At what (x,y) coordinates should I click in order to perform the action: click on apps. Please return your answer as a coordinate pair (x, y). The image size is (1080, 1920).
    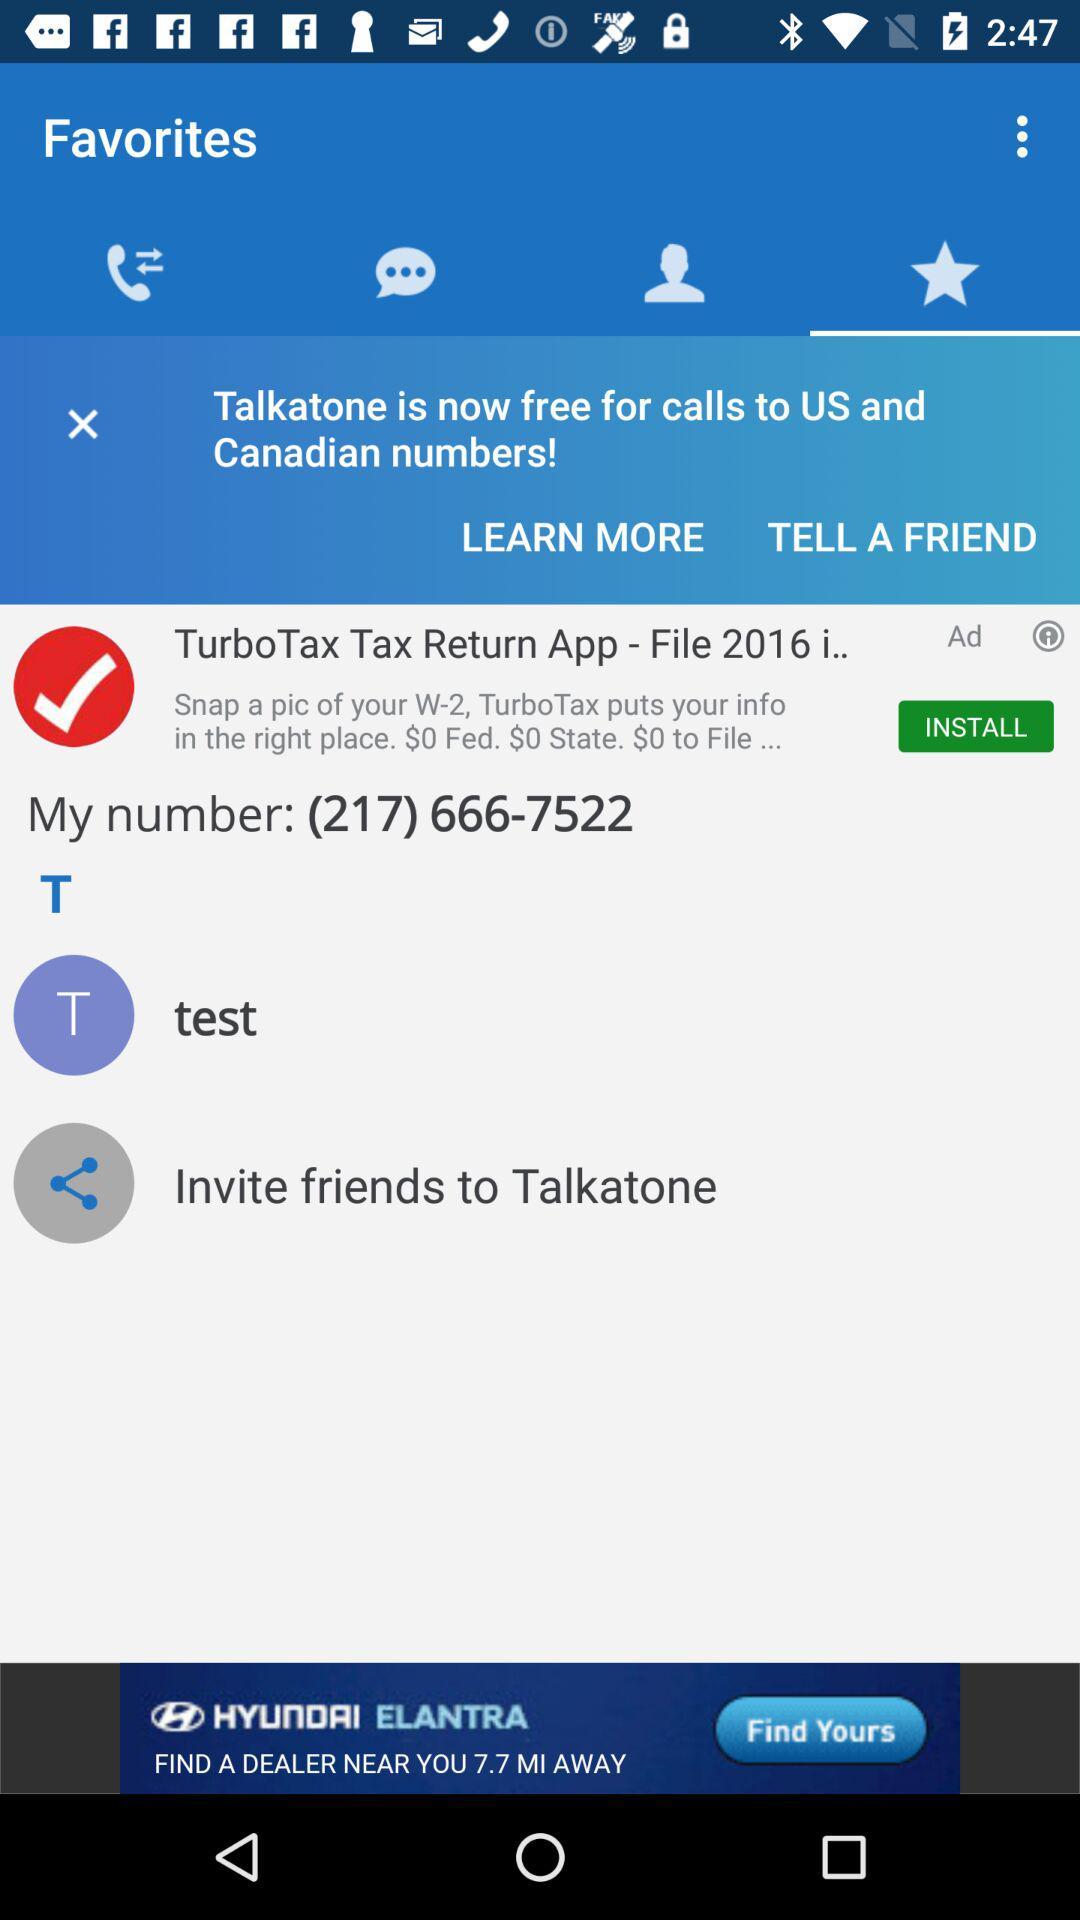
    Looking at the image, I should click on (1047, 634).